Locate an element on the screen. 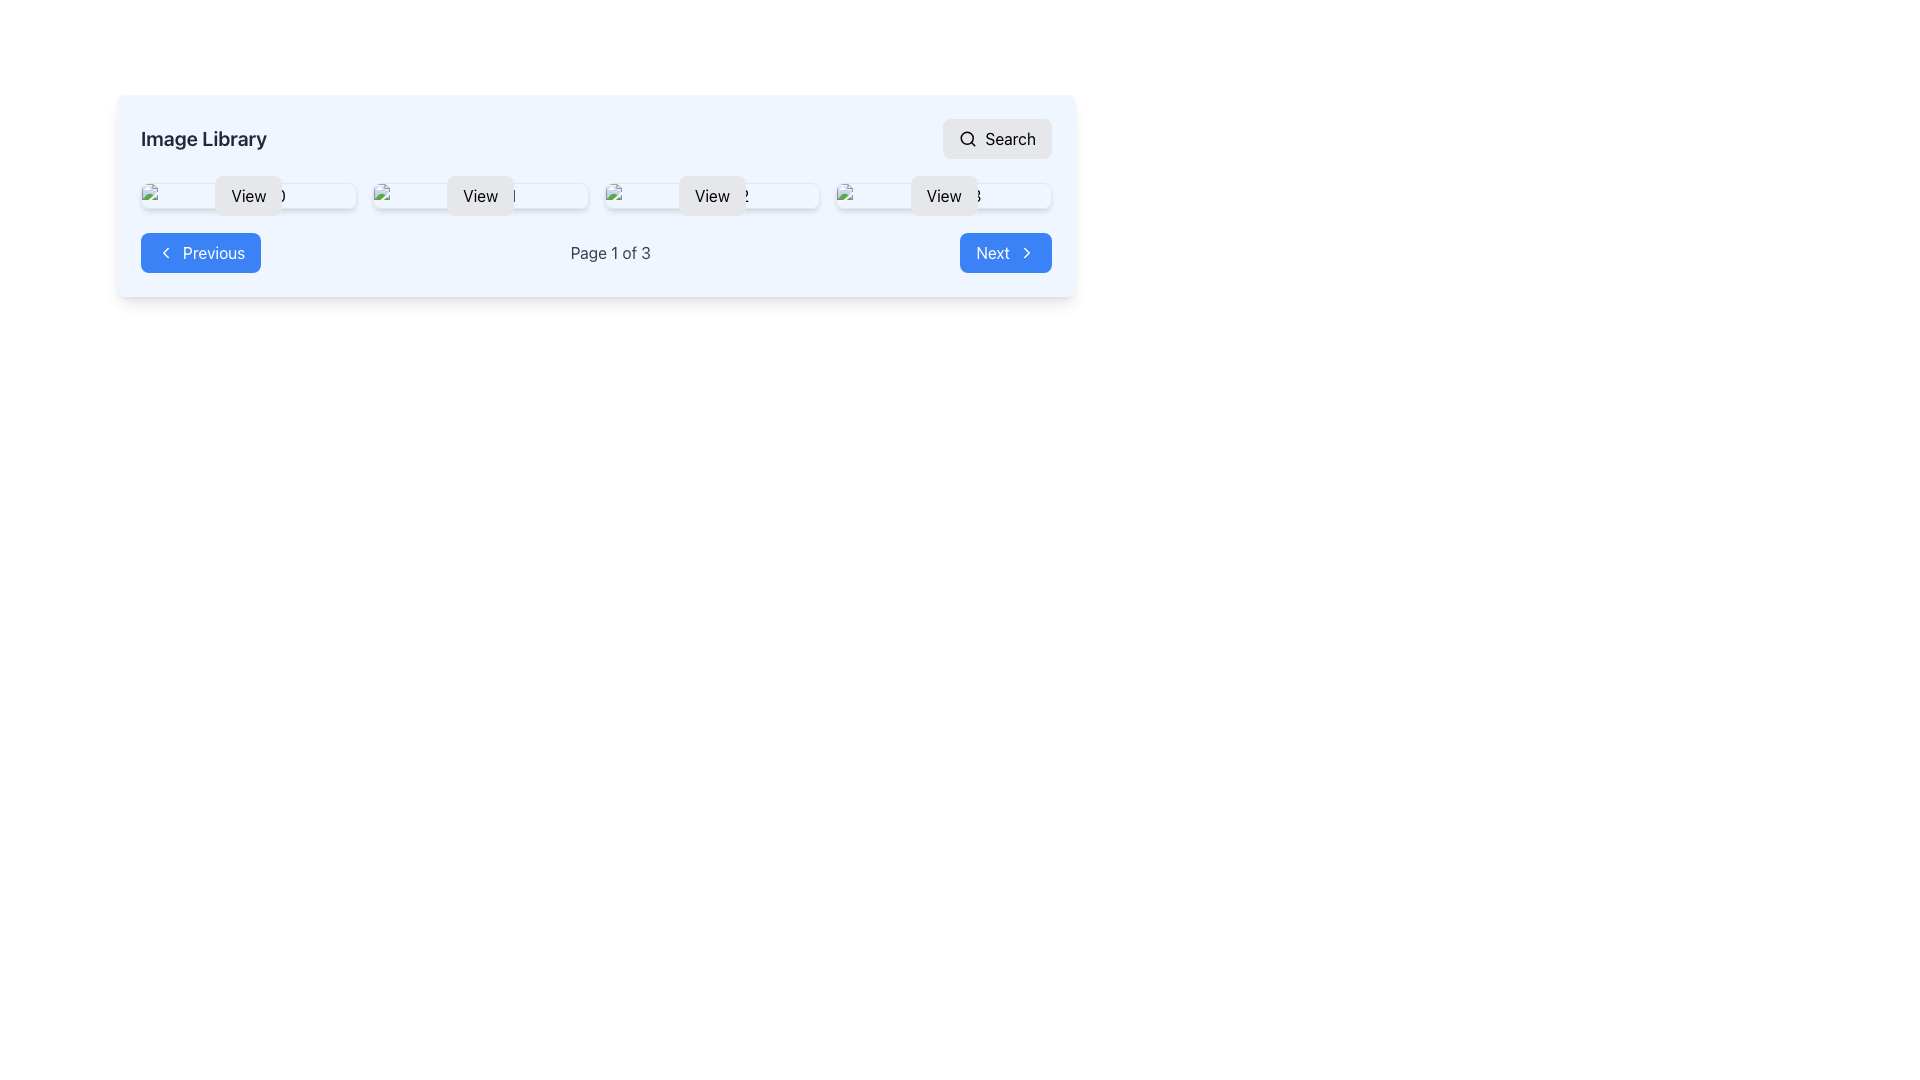 The height and width of the screenshot is (1080, 1920). the 'View' button in the Button group located in the 'Image Library' section is located at coordinates (595, 196).